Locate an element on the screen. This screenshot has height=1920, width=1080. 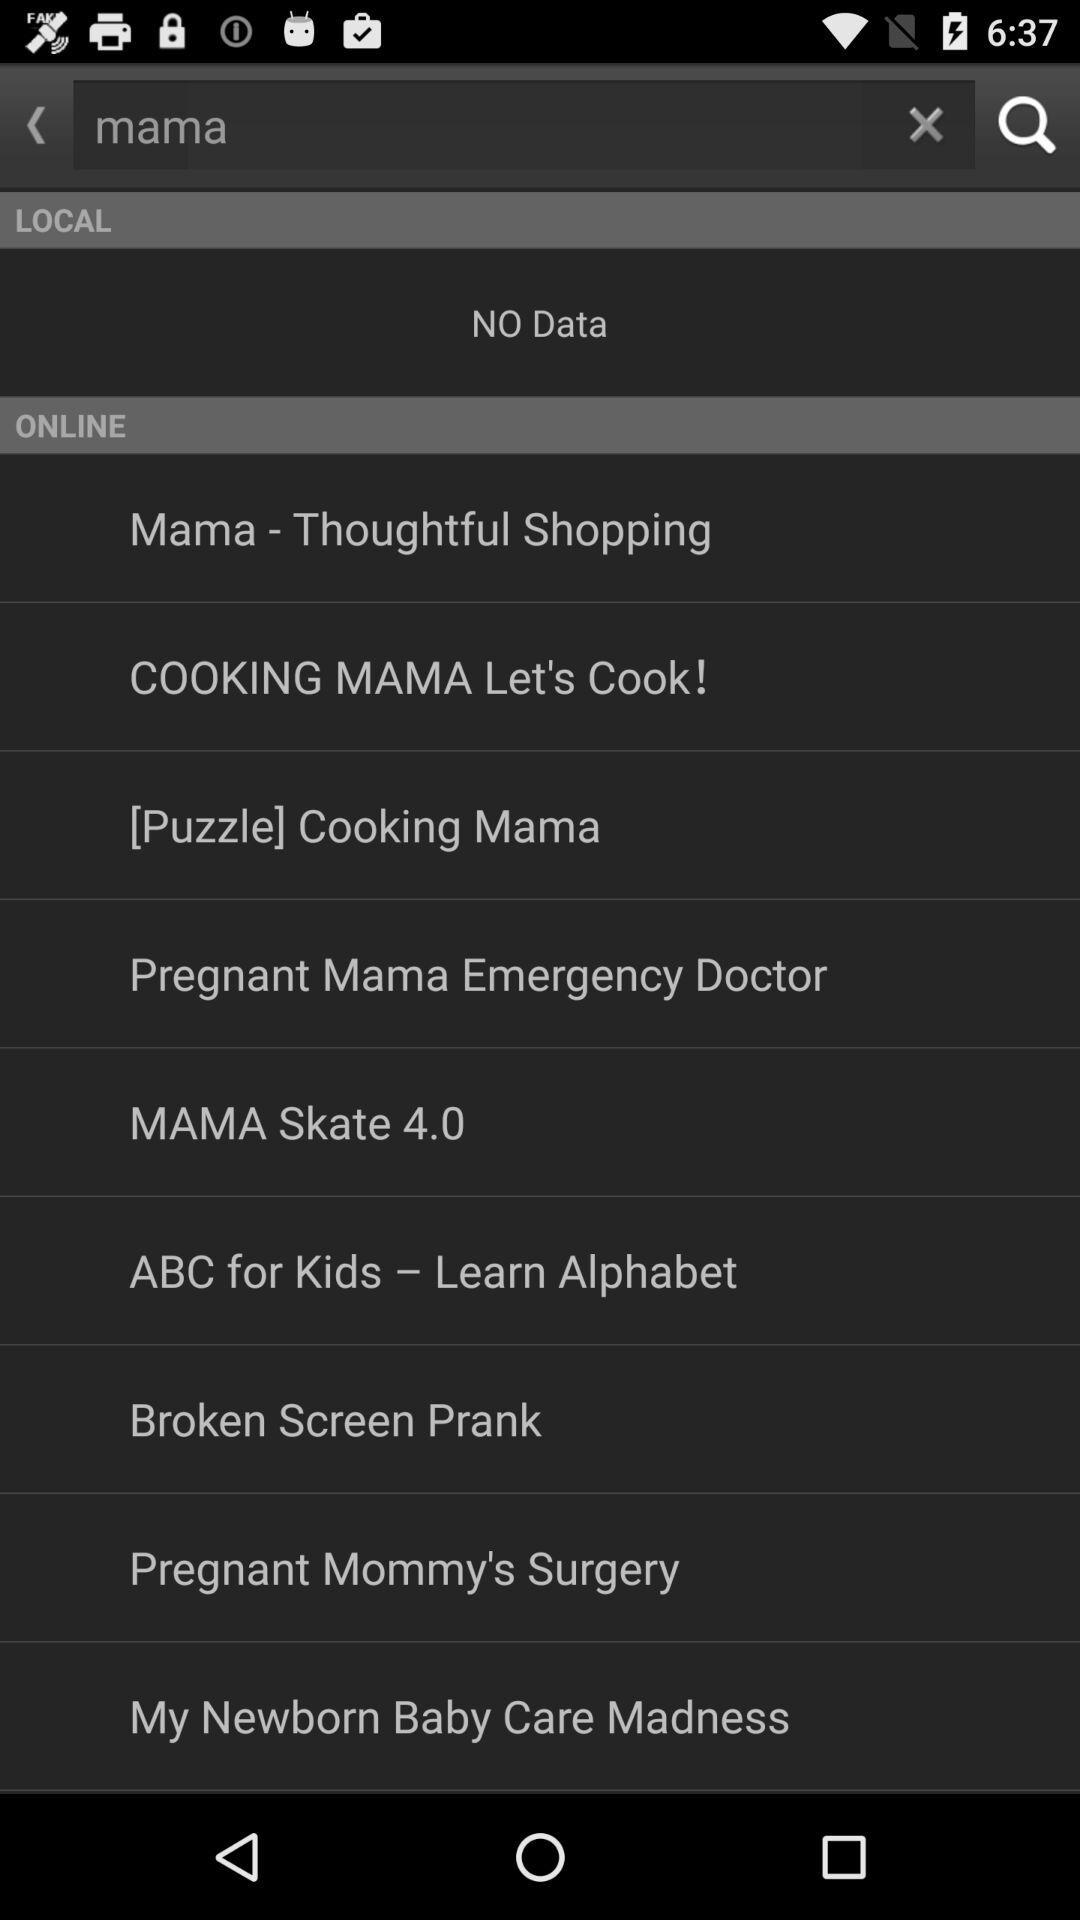
the close icon is located at coordinates (925, 132).